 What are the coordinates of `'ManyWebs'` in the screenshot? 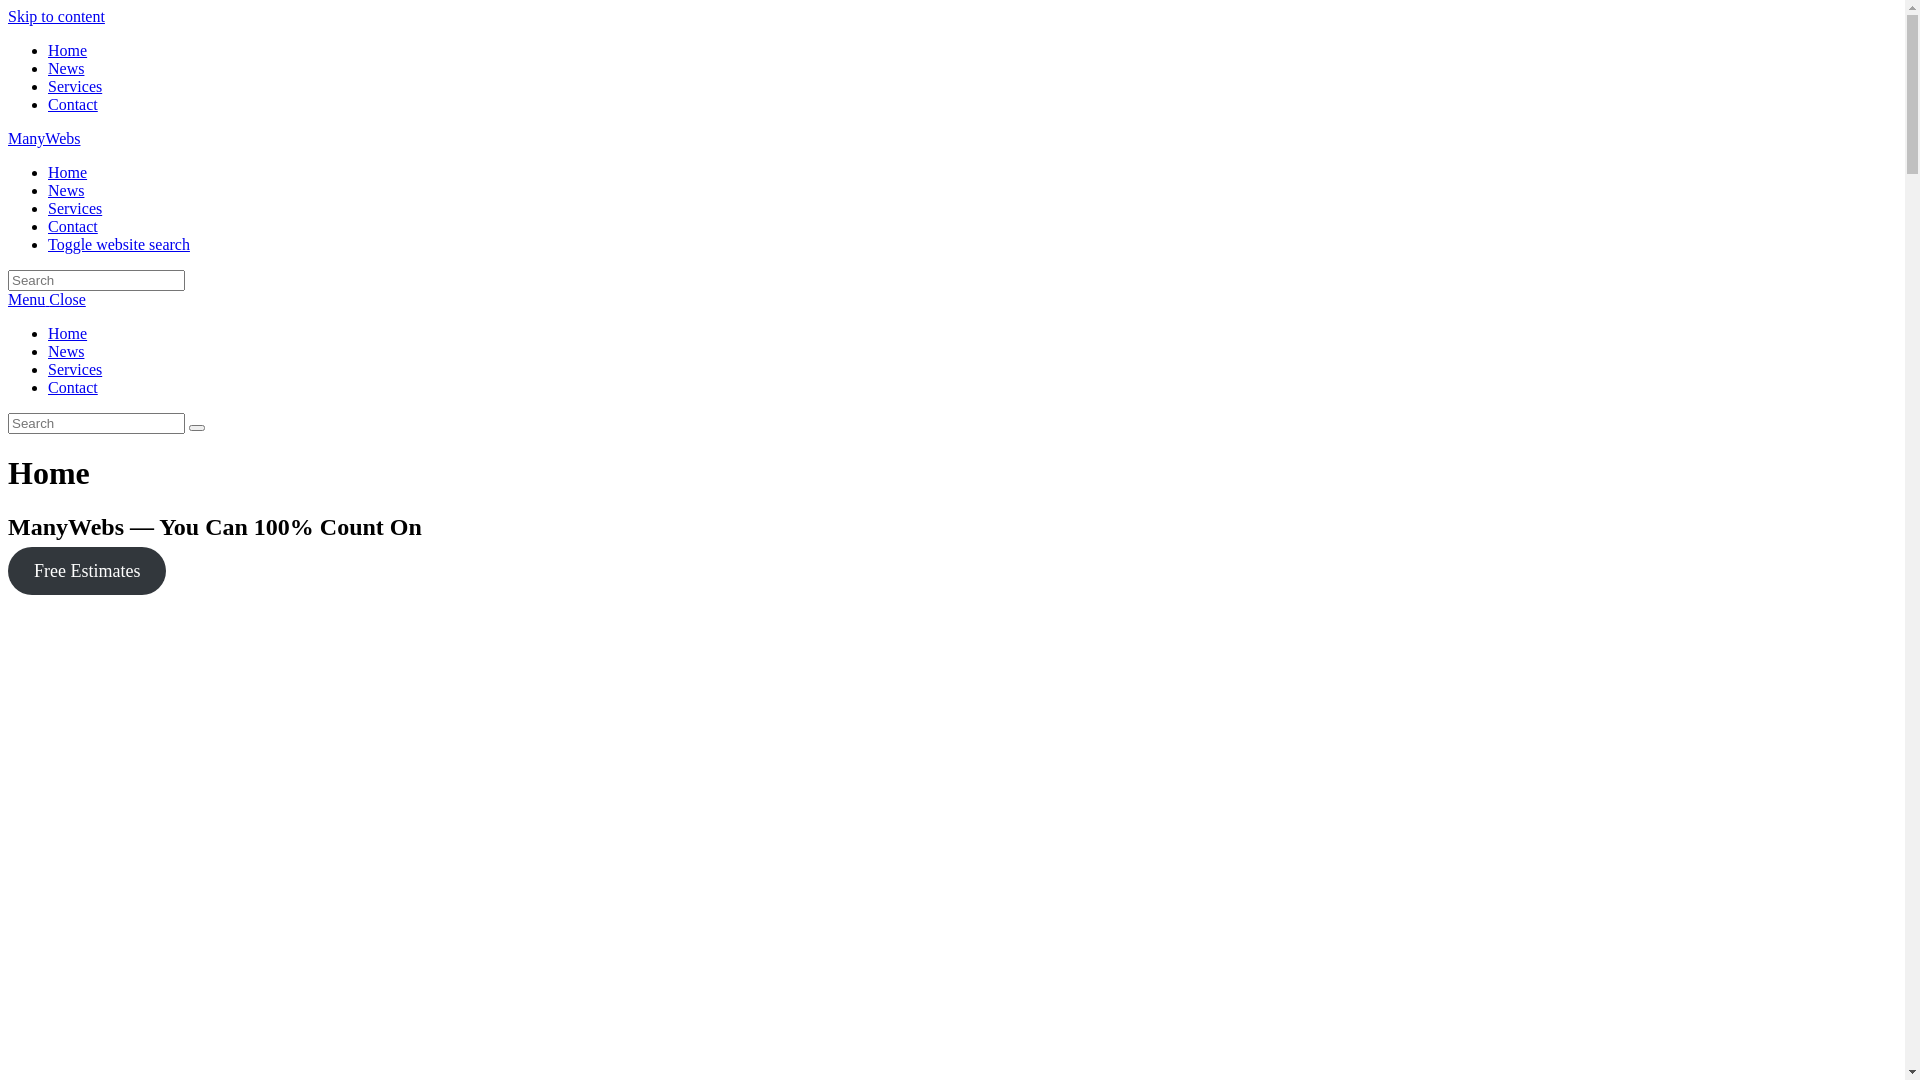 It's located at (43, 137).